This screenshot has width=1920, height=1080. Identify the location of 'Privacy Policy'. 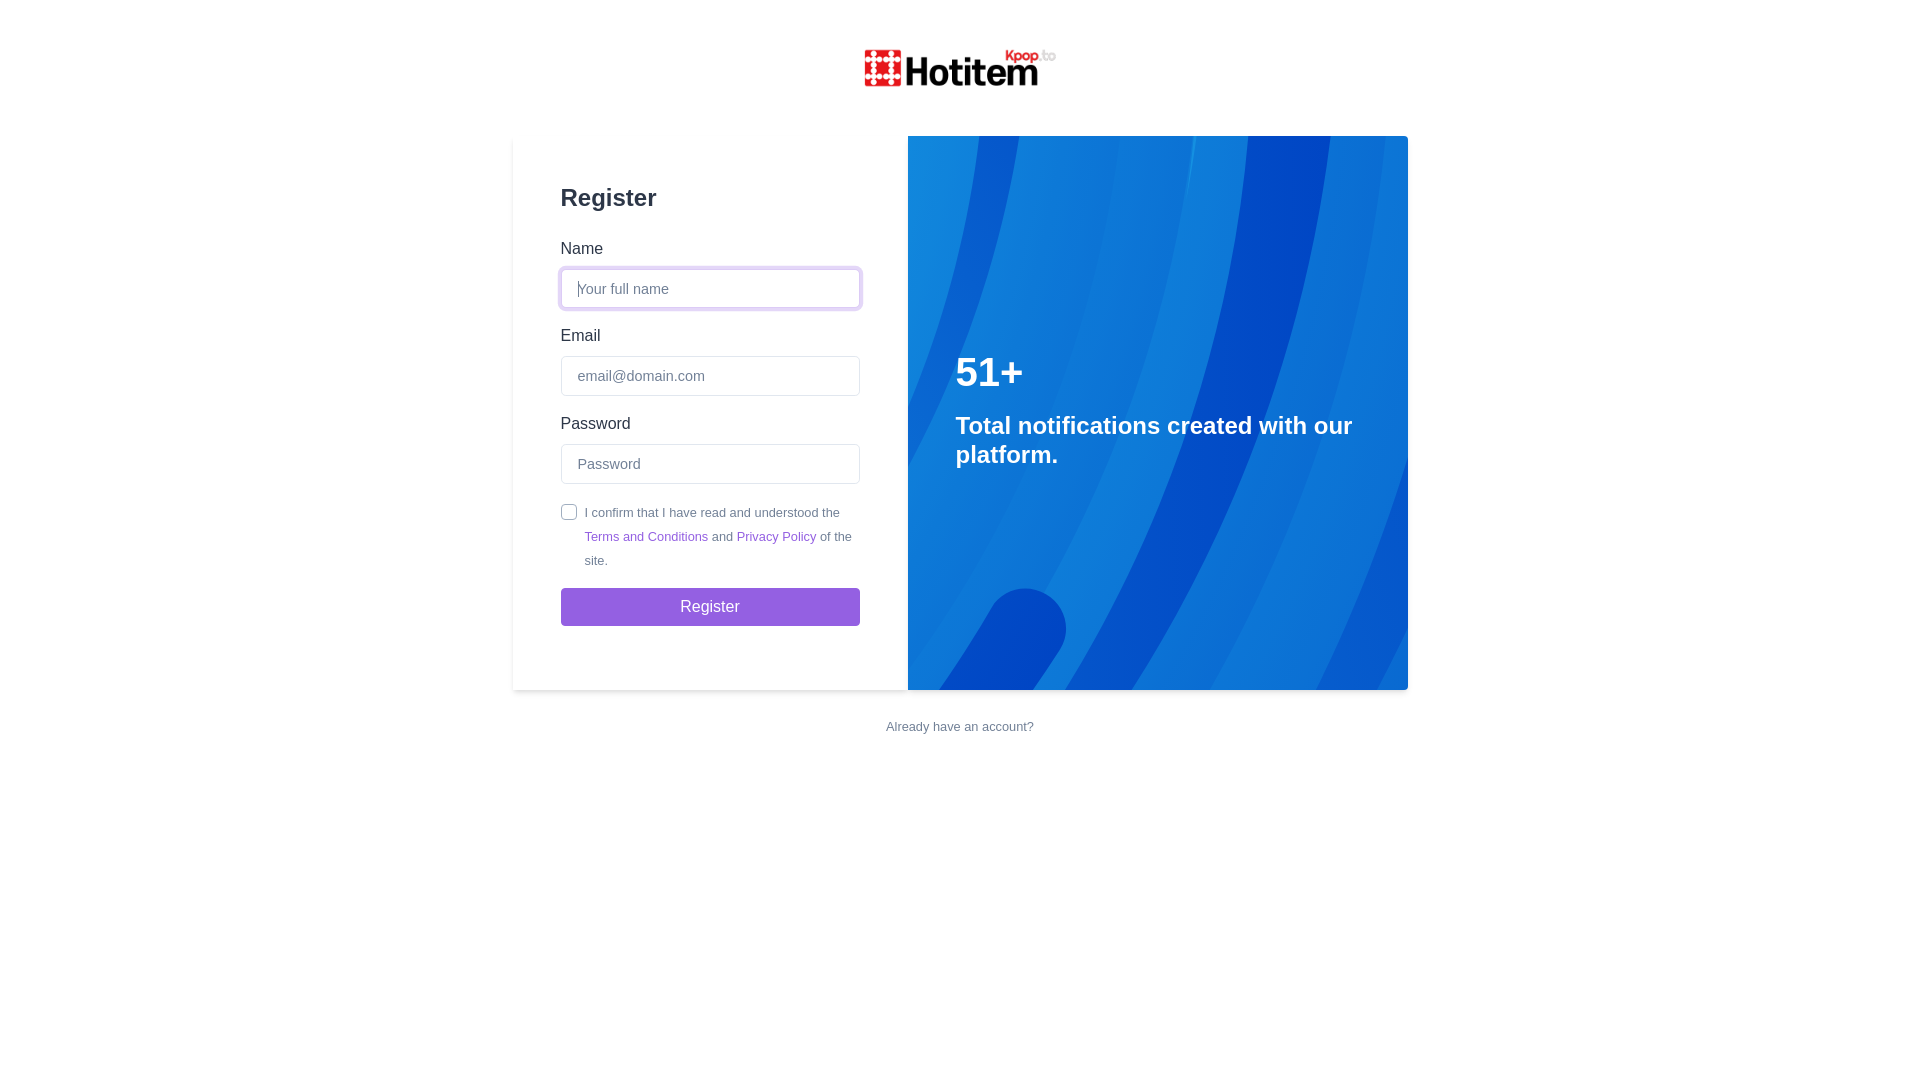
(776, 535).